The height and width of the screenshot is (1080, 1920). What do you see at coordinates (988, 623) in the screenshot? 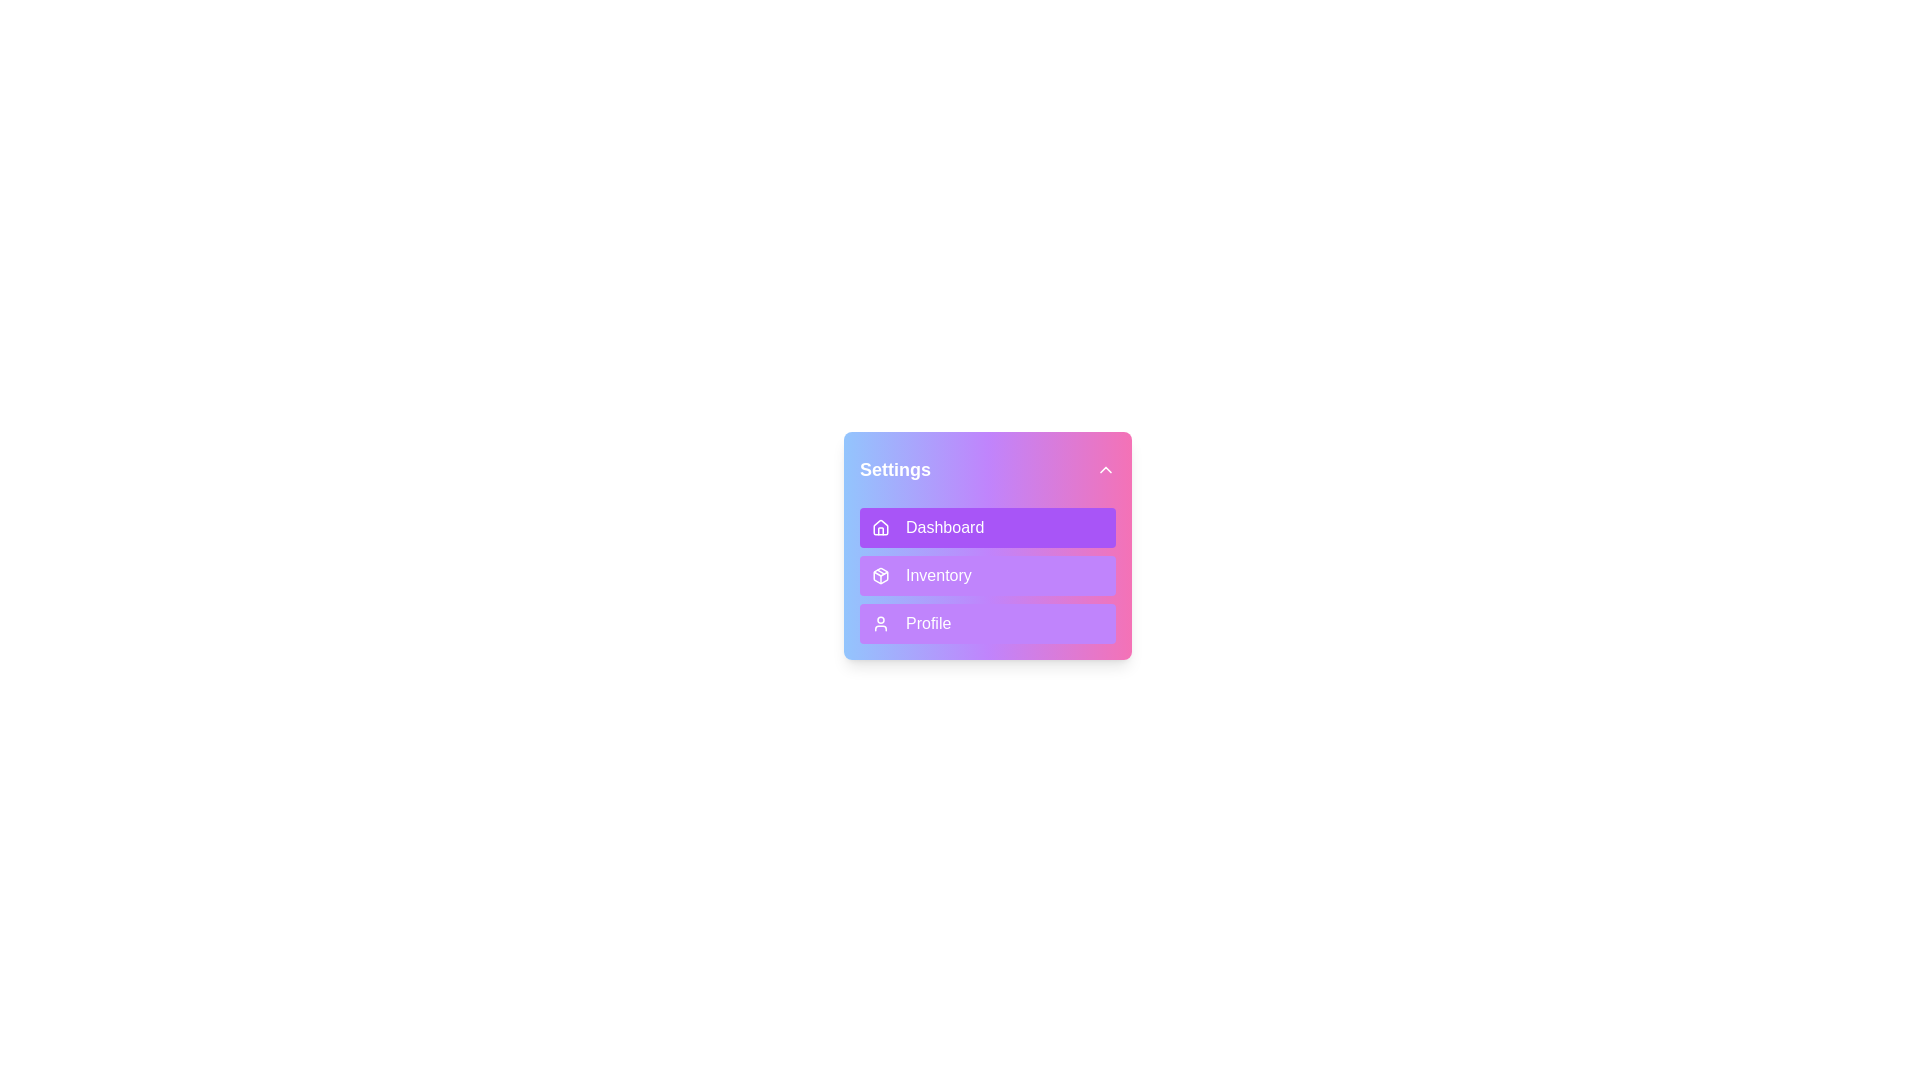
I see `the menu item Profile in the sidebar menu` at bounding box center [988, 623].